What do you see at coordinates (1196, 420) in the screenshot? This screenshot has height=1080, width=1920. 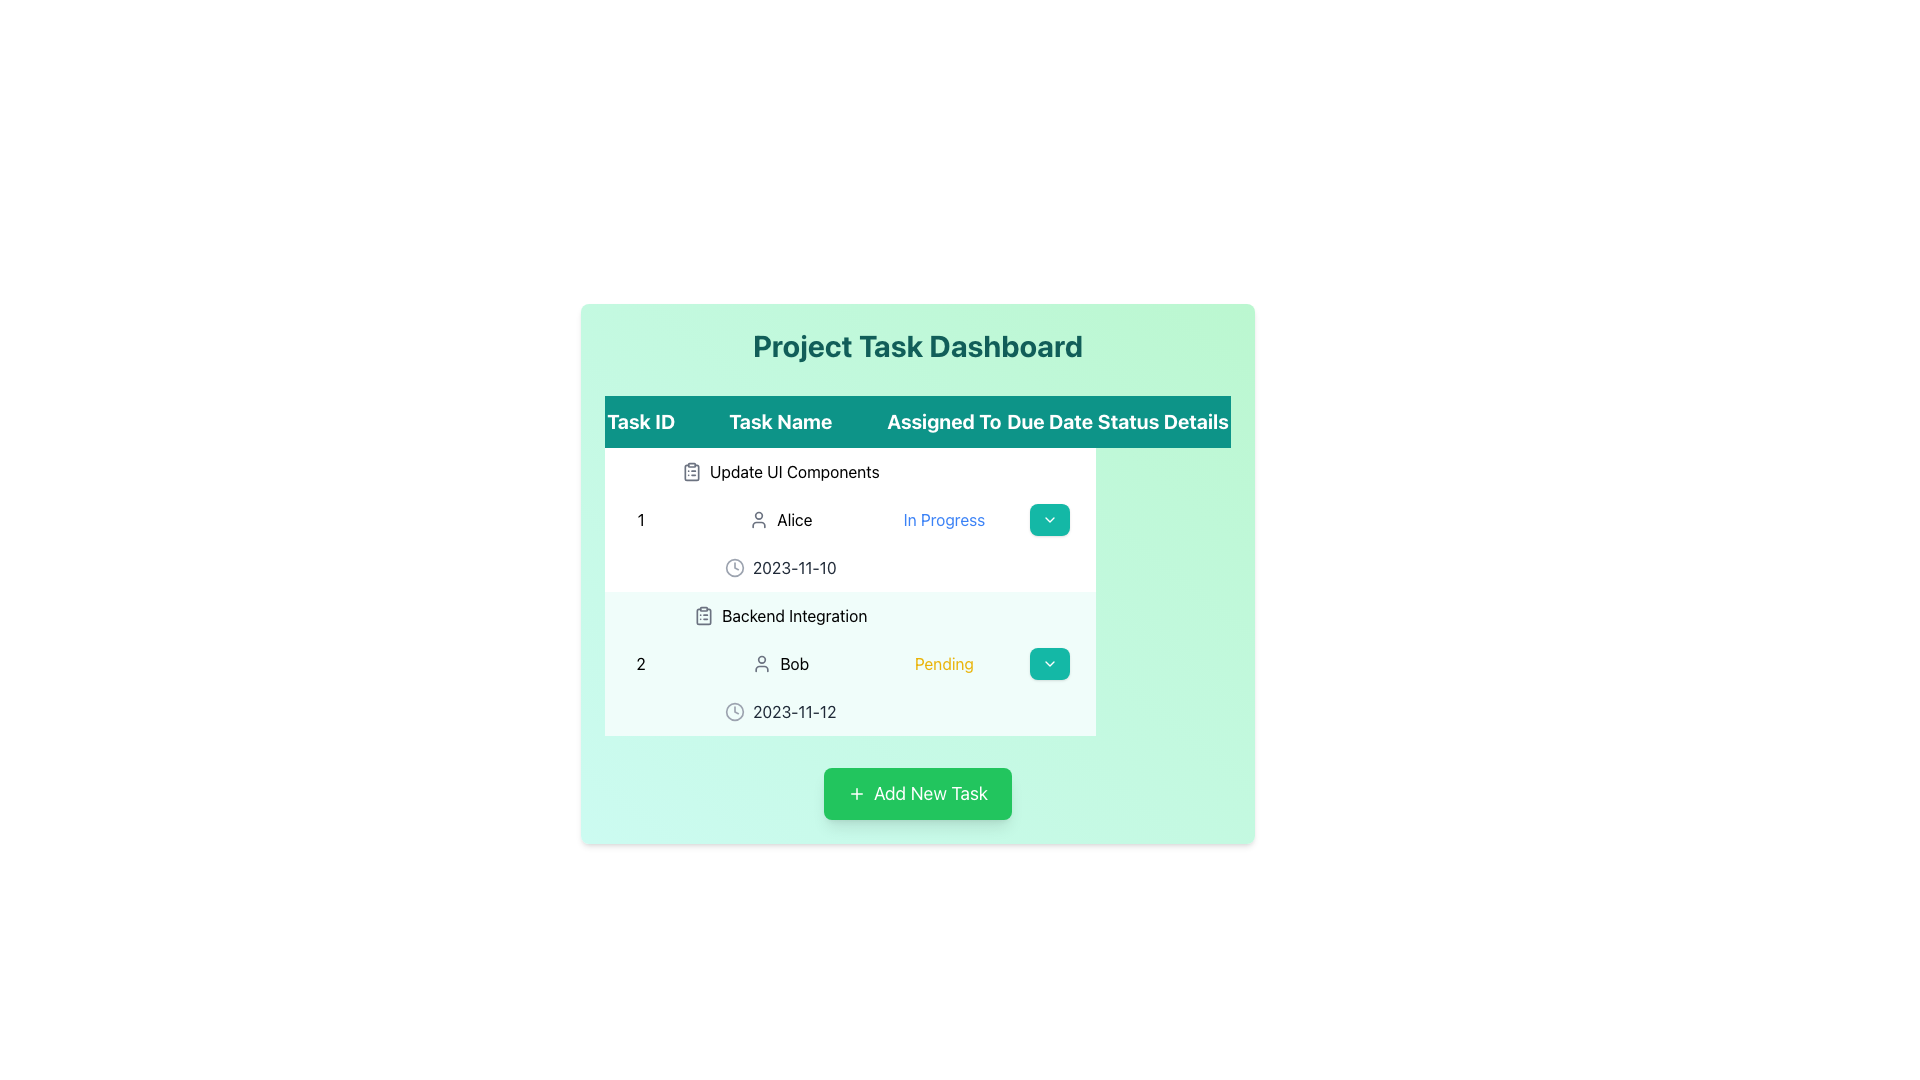 I see `the last text label in the header row, which is located to the far right and adjacent to the 'Status' label` at bounding box center [1196, 420].